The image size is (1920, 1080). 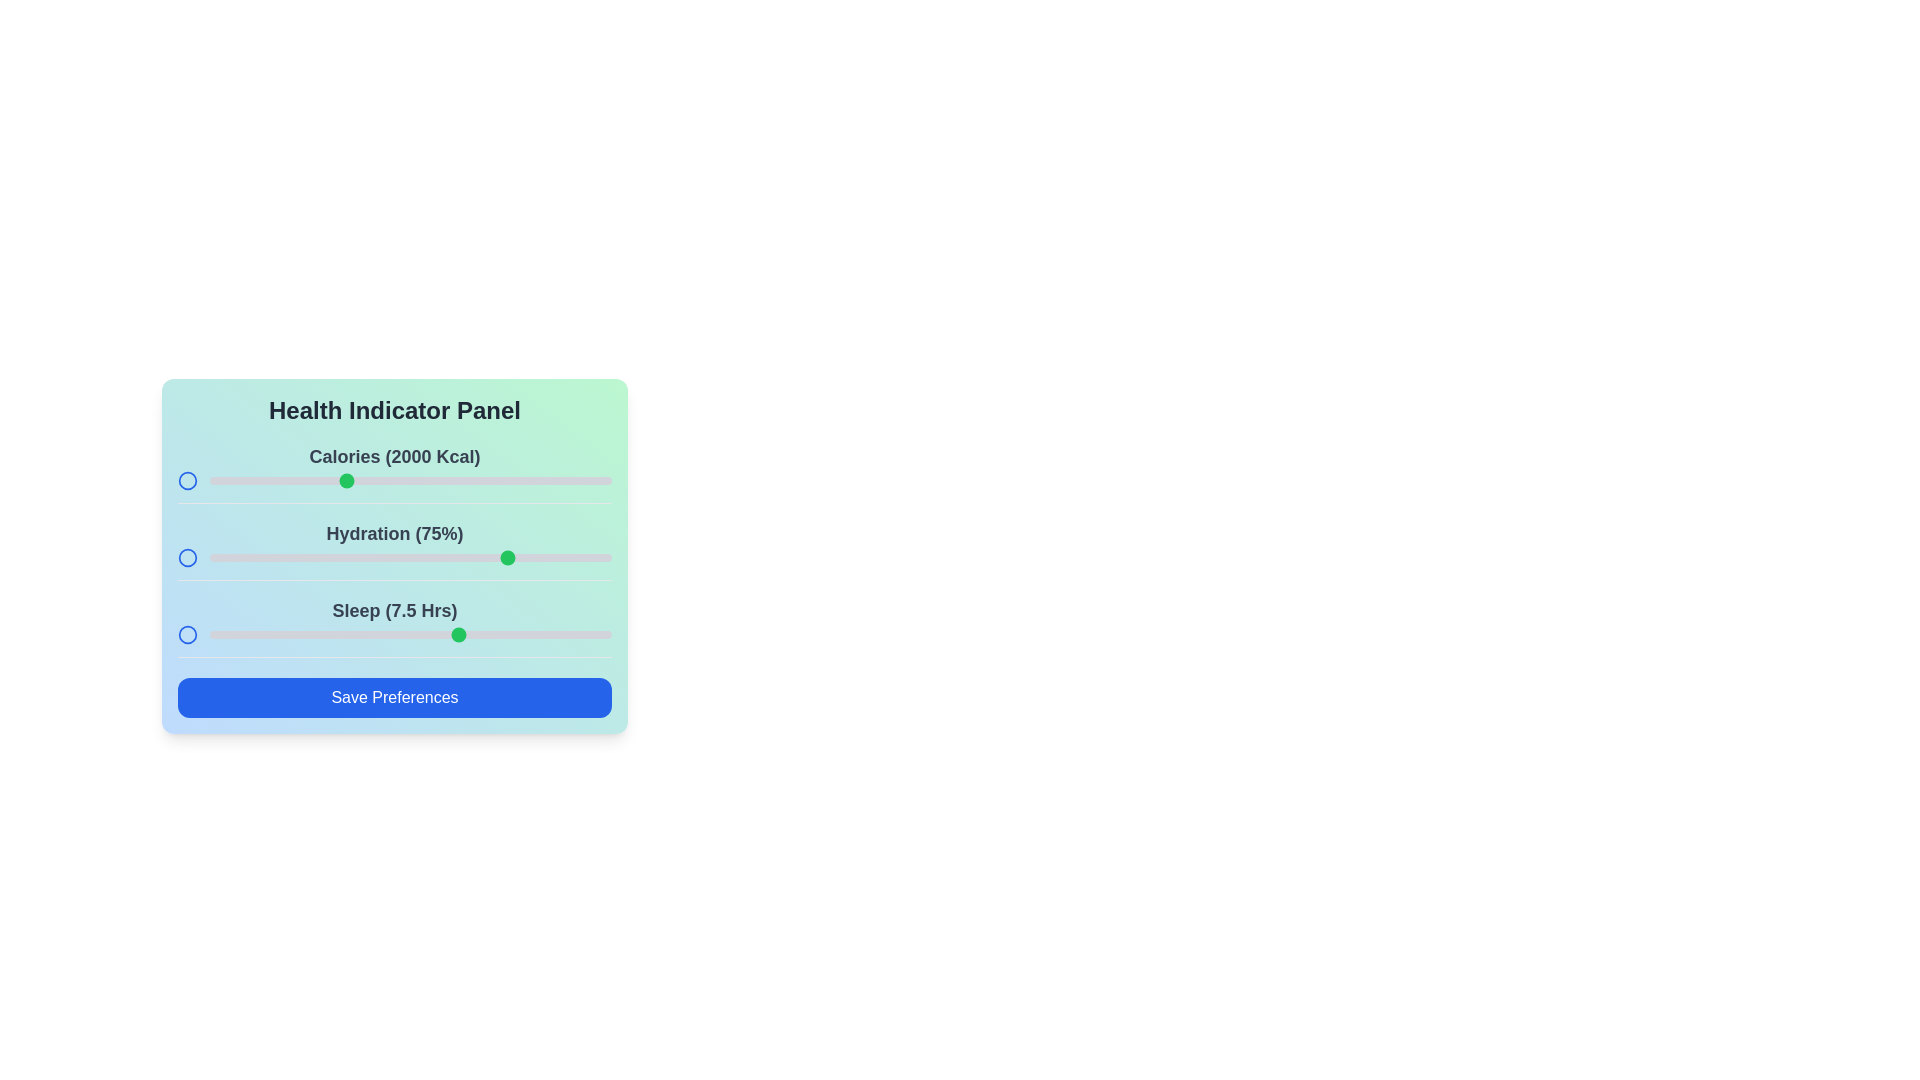 What do you see at coordinates (210, 558) in the screenshot?
I see `the hydration slider to 0%` at bounding box center [210, 558].